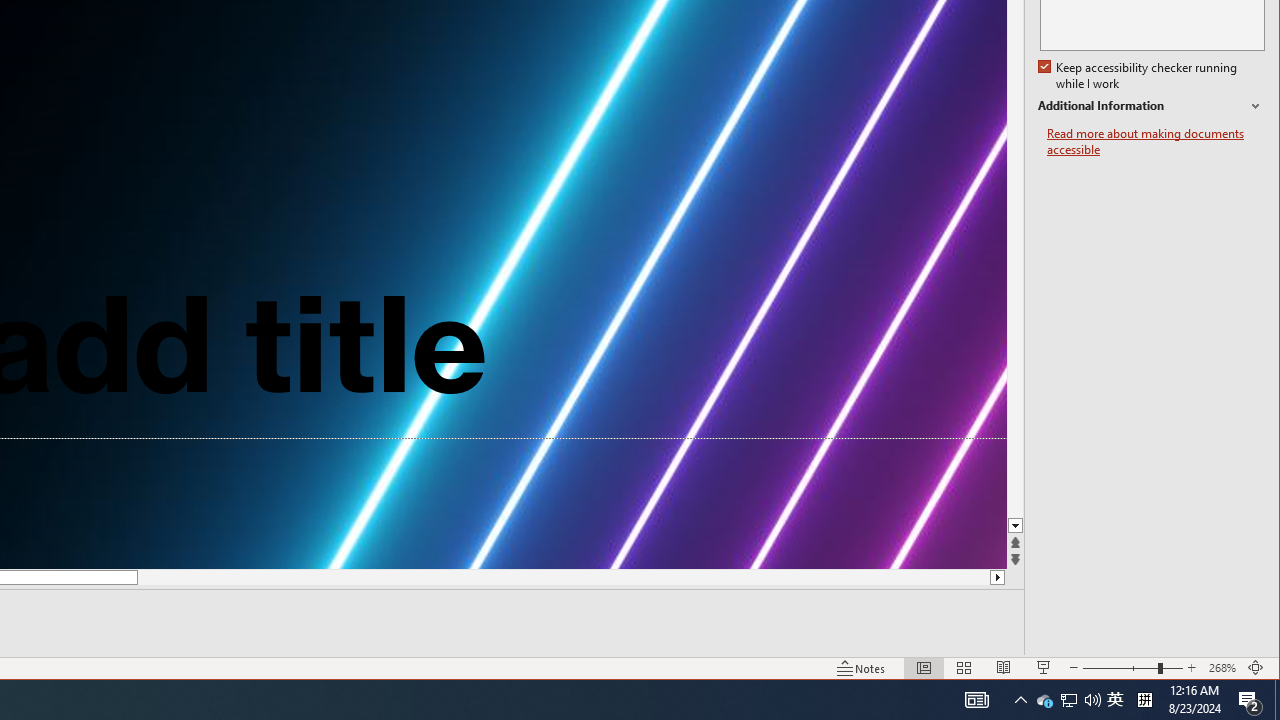 The image size is (1280, 720). What do you see at coordinates (1068, 698) in the screenshot?
I see `'Notification Chevron'` at bounding box center [1068, 698].